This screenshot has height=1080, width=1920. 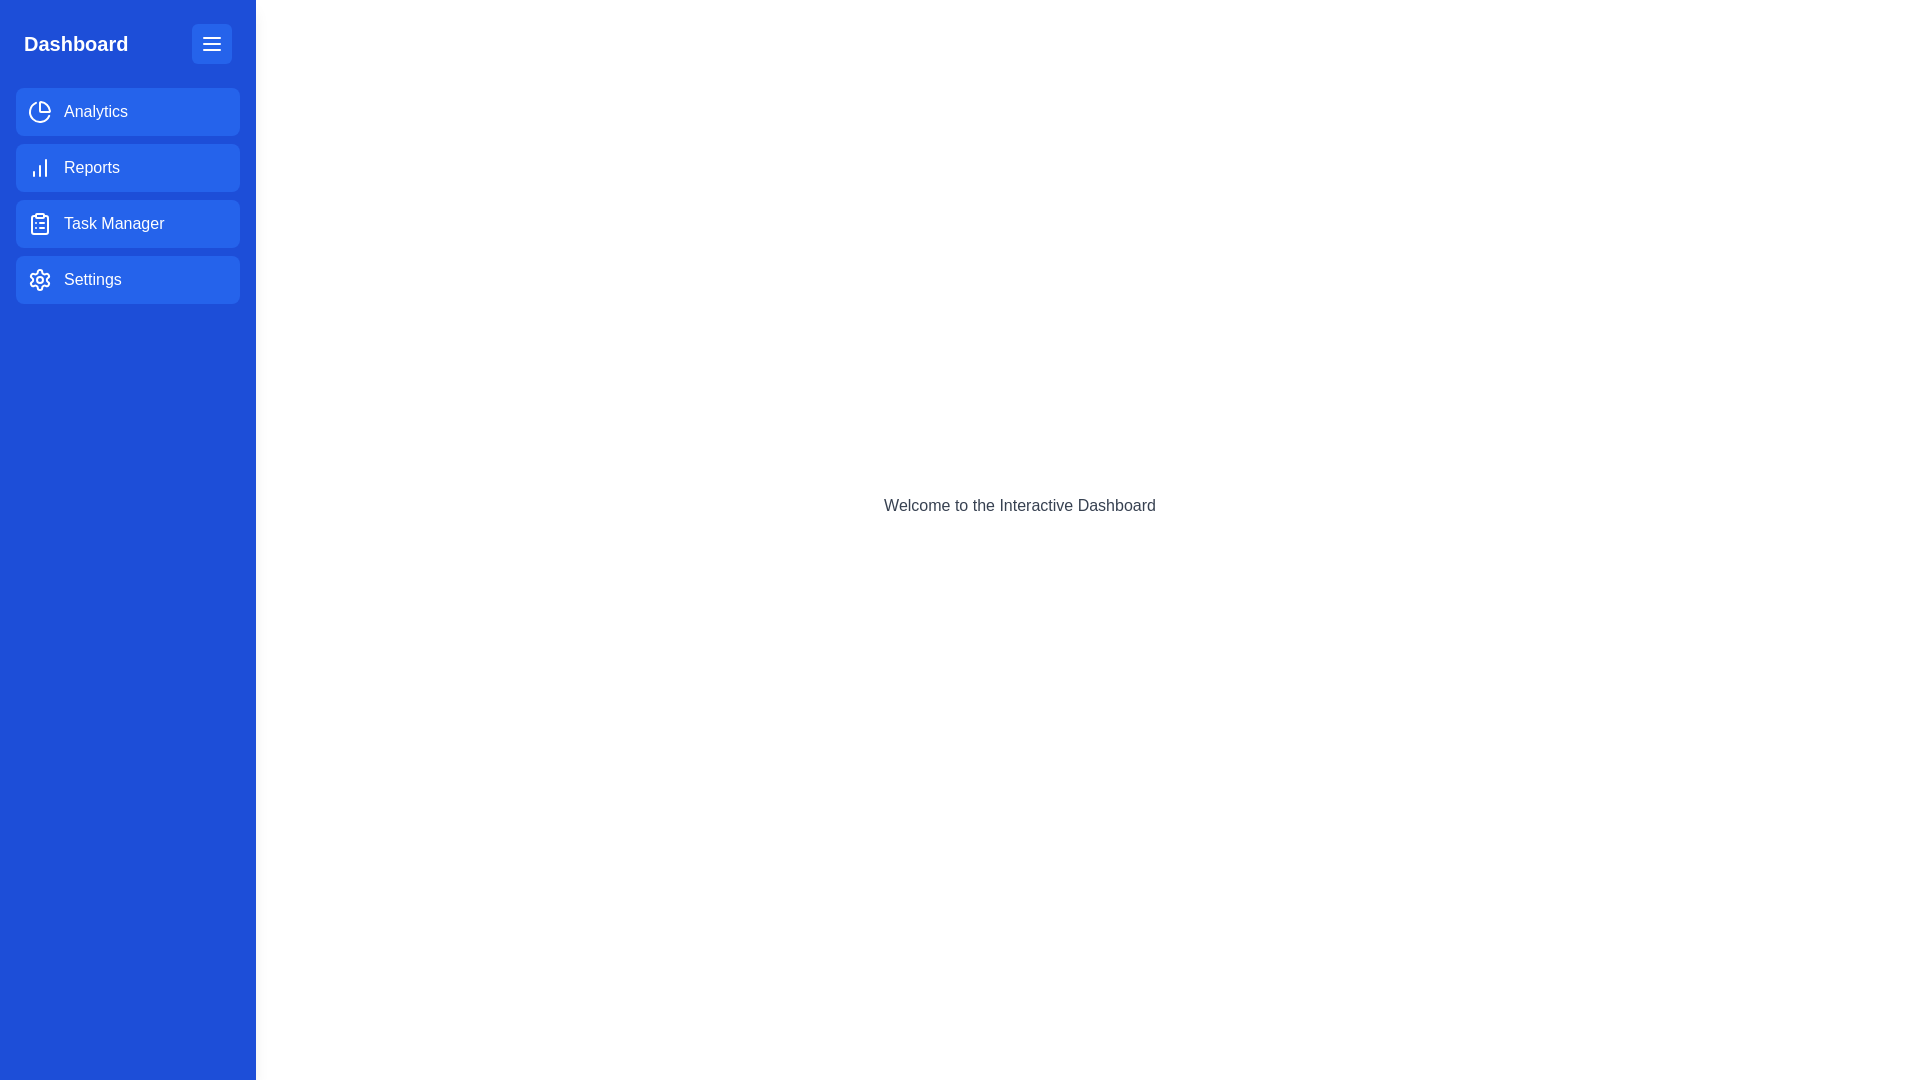 What do you see at coordinates (127, 280) in the screenshot?
I see `the menu item labeled Settings in the drawer` at bounding box center [127, 280].